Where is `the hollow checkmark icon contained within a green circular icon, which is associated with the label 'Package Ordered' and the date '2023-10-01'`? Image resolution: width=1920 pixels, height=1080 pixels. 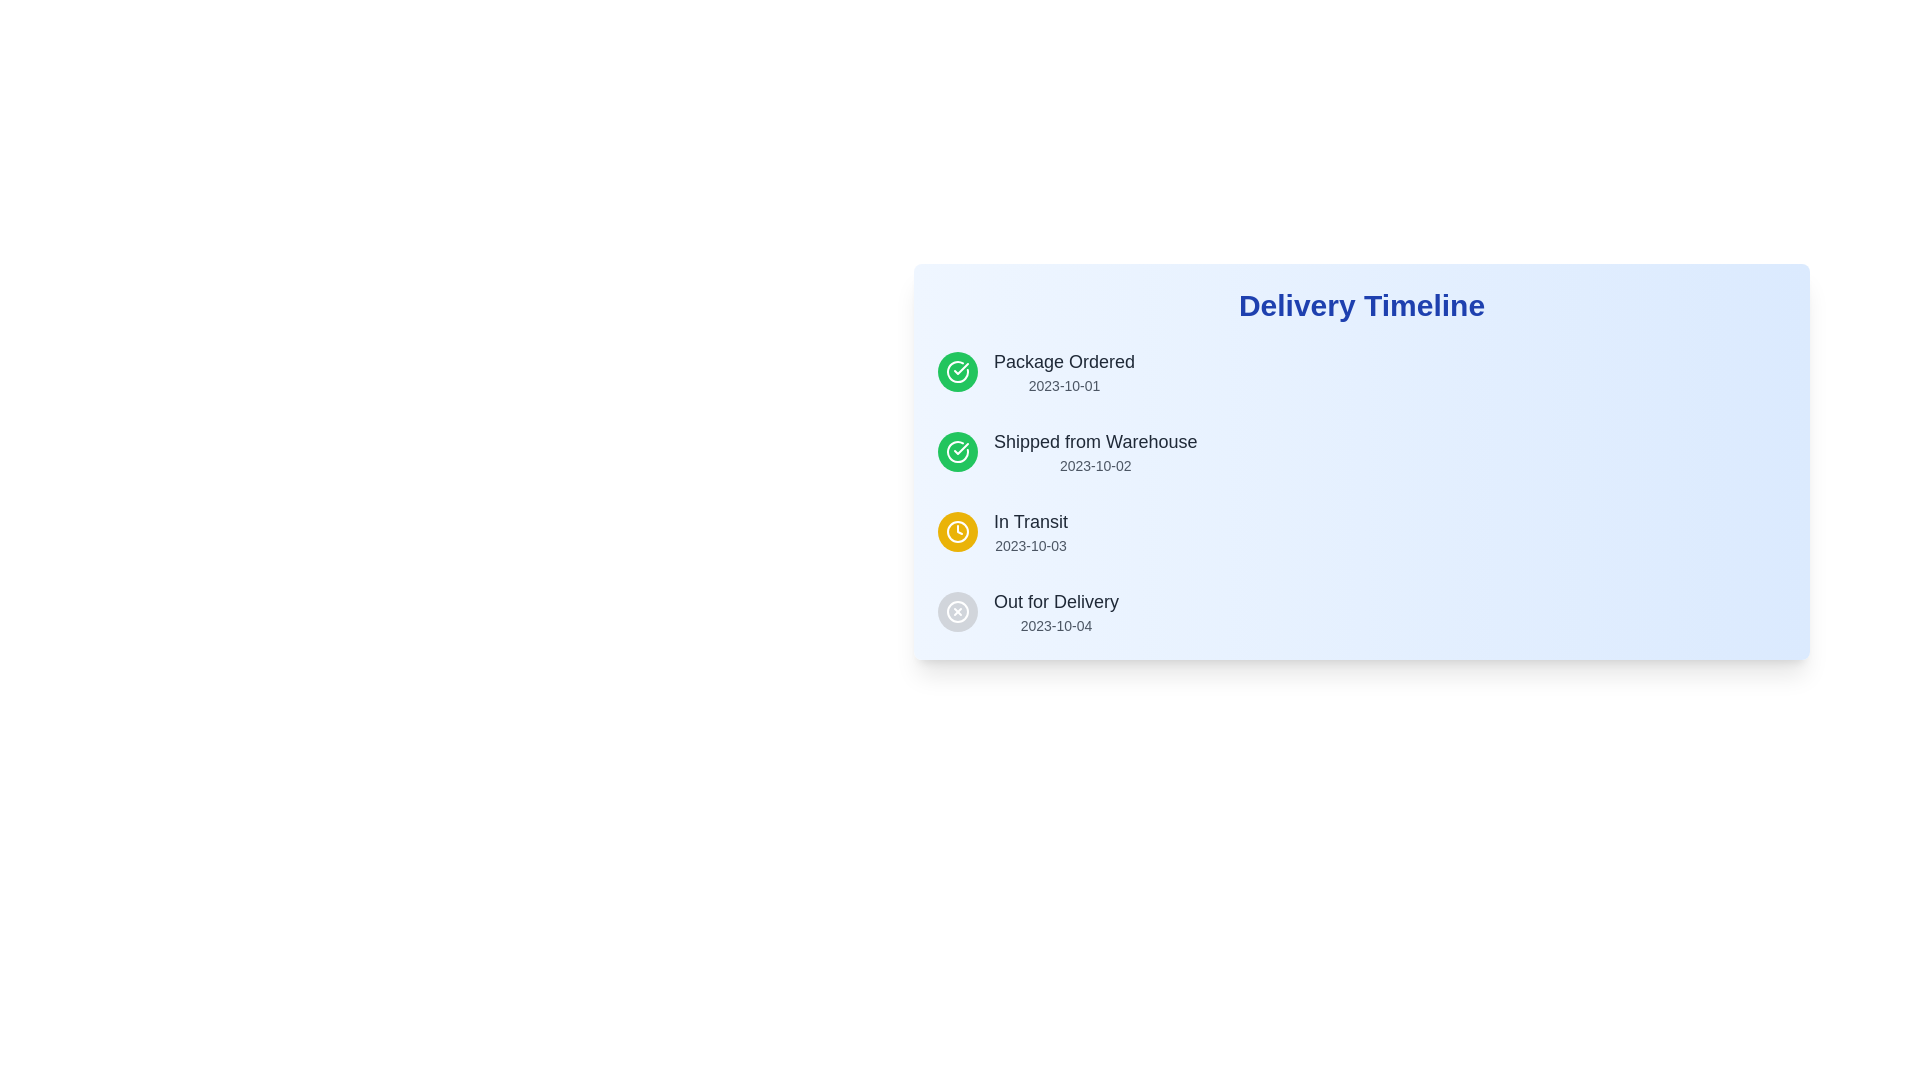
the hollow checkmark icon contained within a green circular icon, which is associated with the label 'Package Ordered' and the date '2023-10-01' is located at coordinates (961, 447).